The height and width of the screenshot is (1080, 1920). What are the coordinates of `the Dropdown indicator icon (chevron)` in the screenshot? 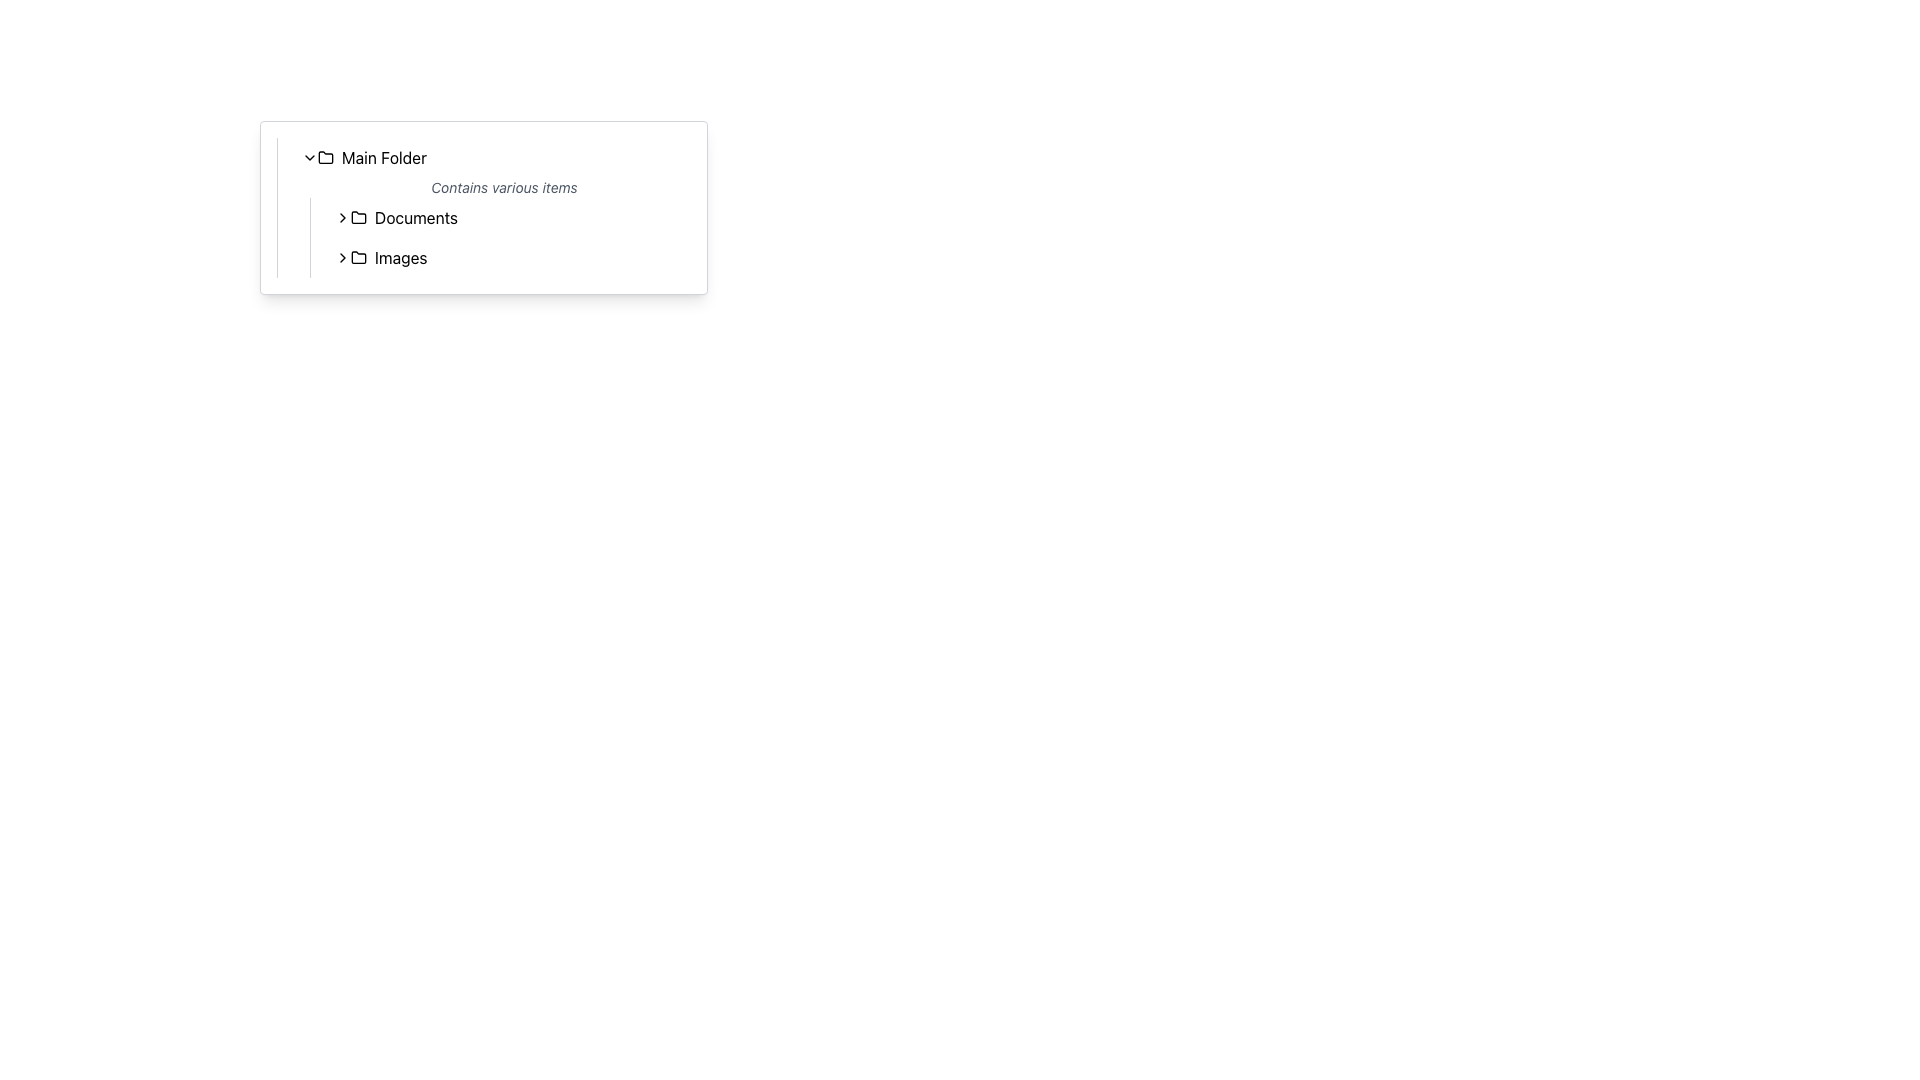 It's located at (309, 157).